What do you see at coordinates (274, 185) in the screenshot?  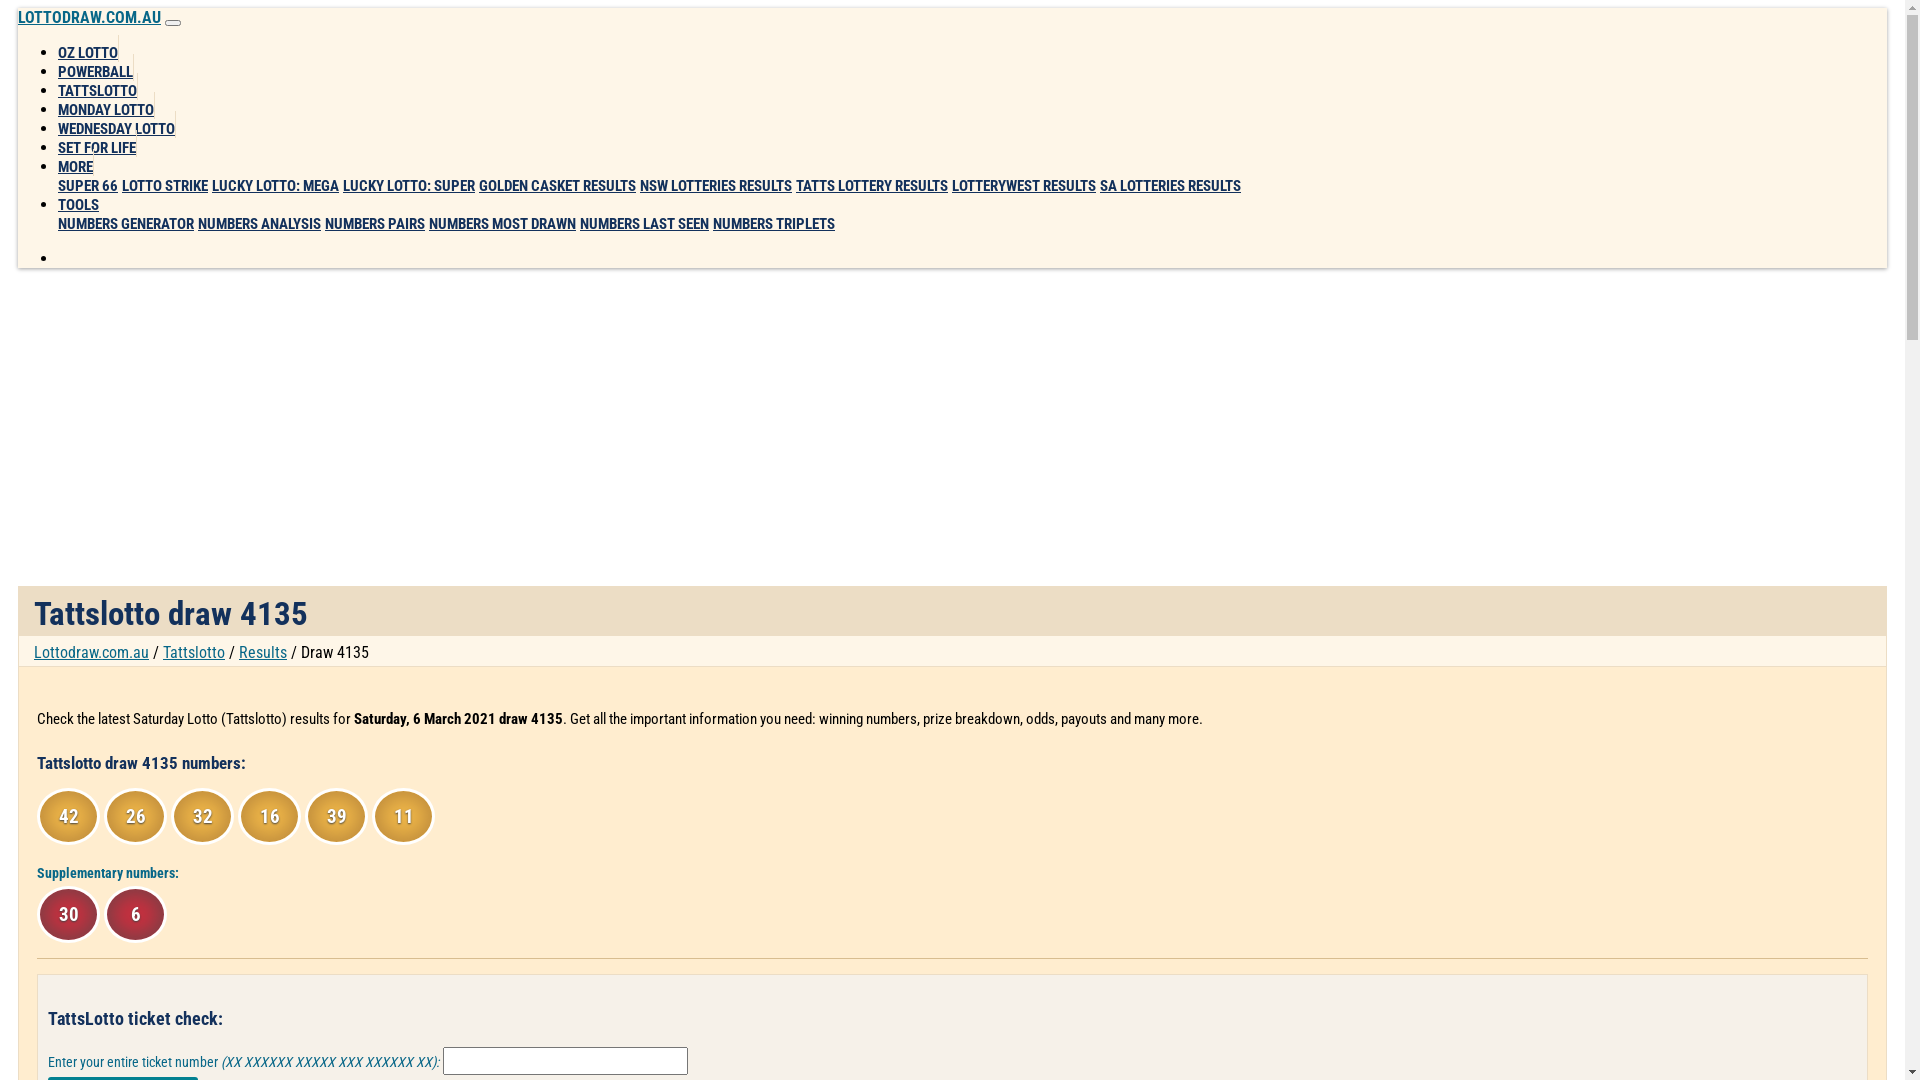 I see `'LUCKY LOTTO: MEGA'` at bounding box center [274, 185].